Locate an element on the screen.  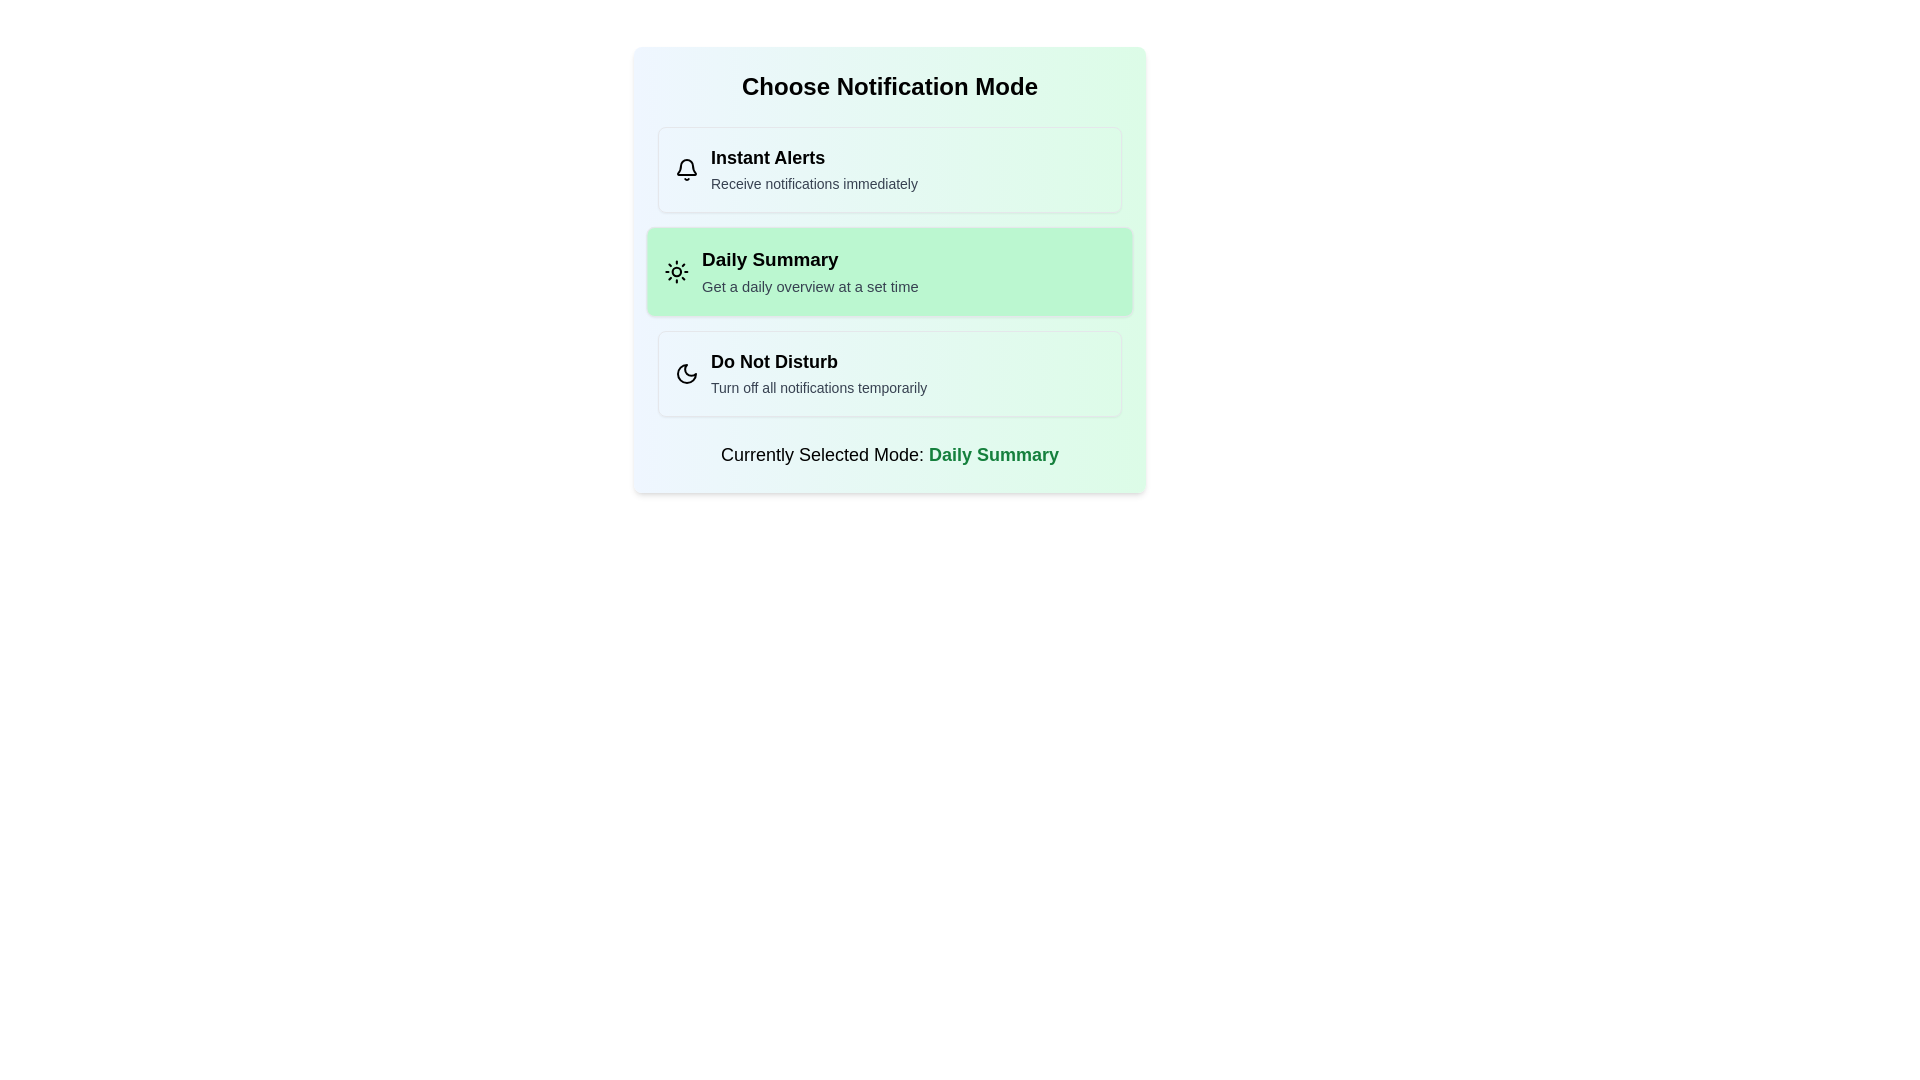
the 'Do Not Disturb' TextLabel, which is bold and slightly larger, indicating a section title within the notification settings card is located at coordinates (819, 362).